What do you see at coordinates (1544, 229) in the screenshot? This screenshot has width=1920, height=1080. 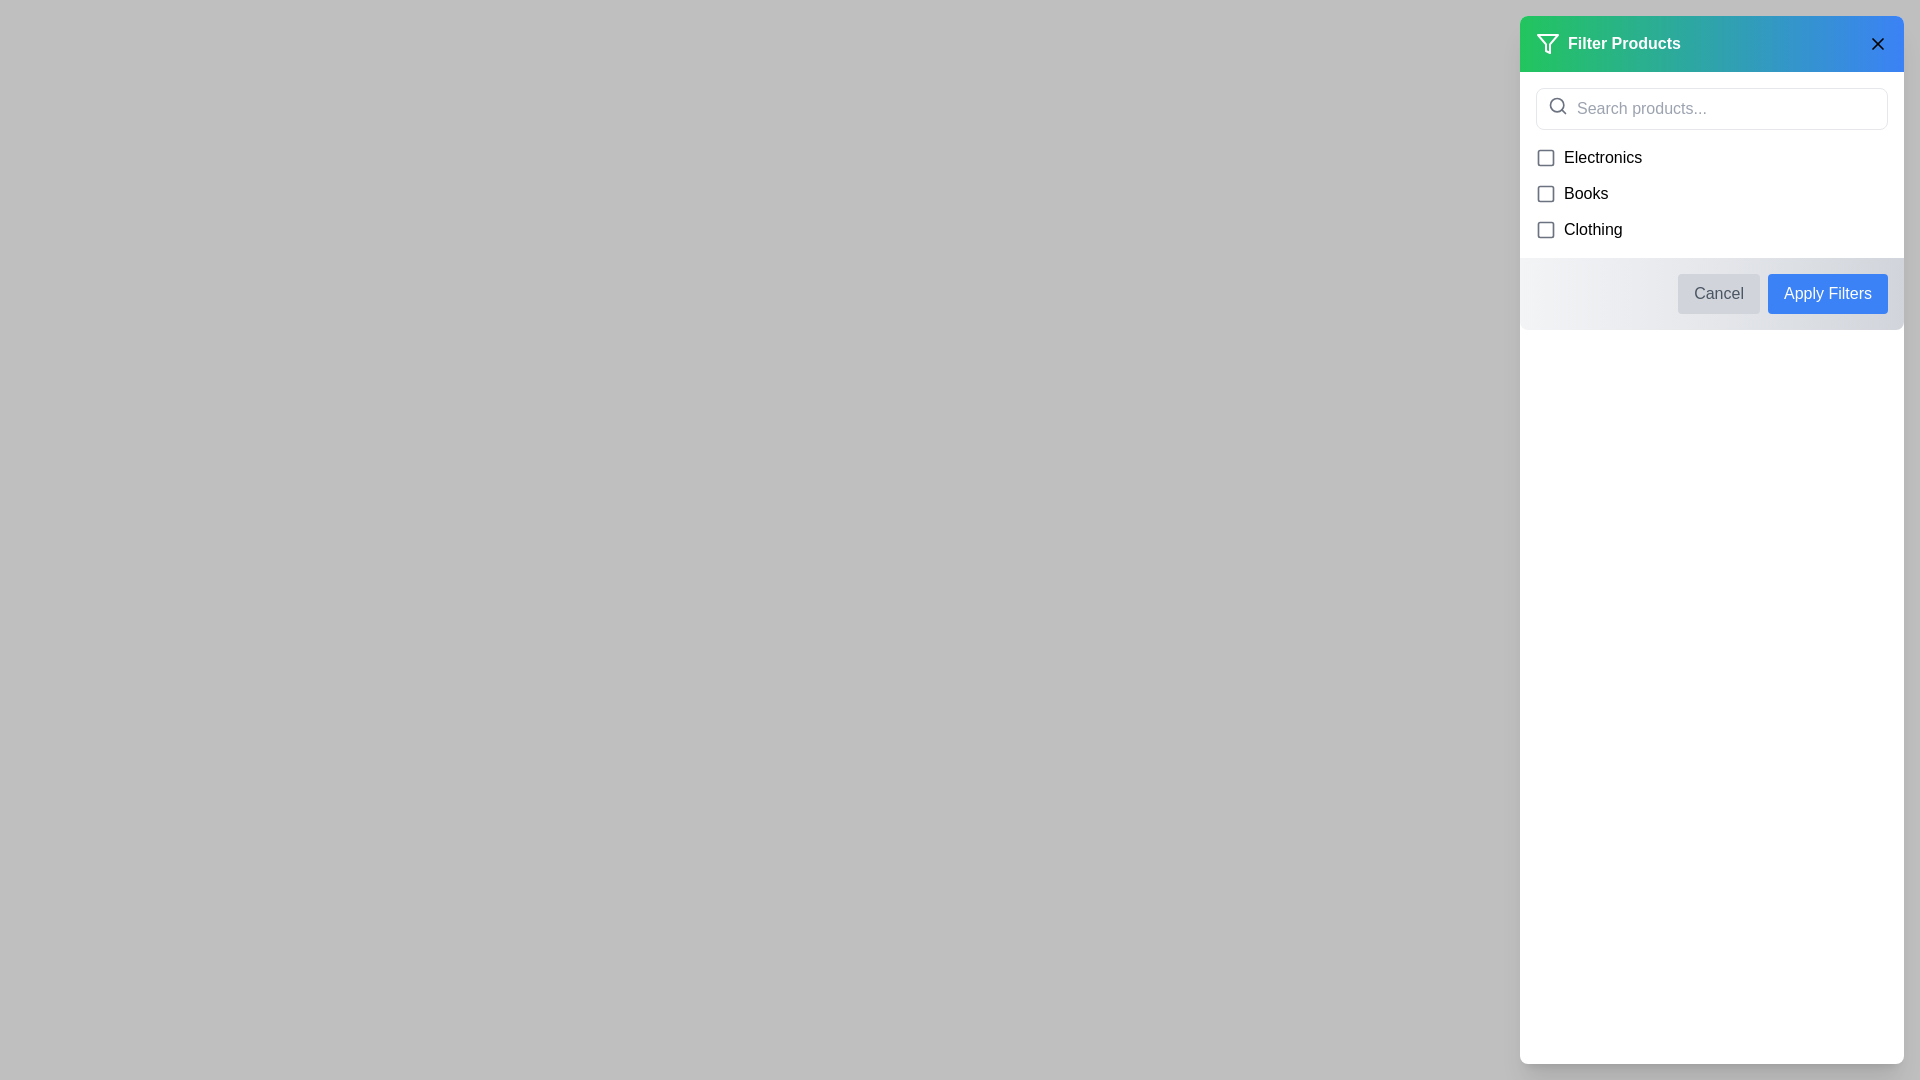 I see `the third Checkbox located next to the 'Clothing' label in the filter options` at bounding box center [1544, 229].